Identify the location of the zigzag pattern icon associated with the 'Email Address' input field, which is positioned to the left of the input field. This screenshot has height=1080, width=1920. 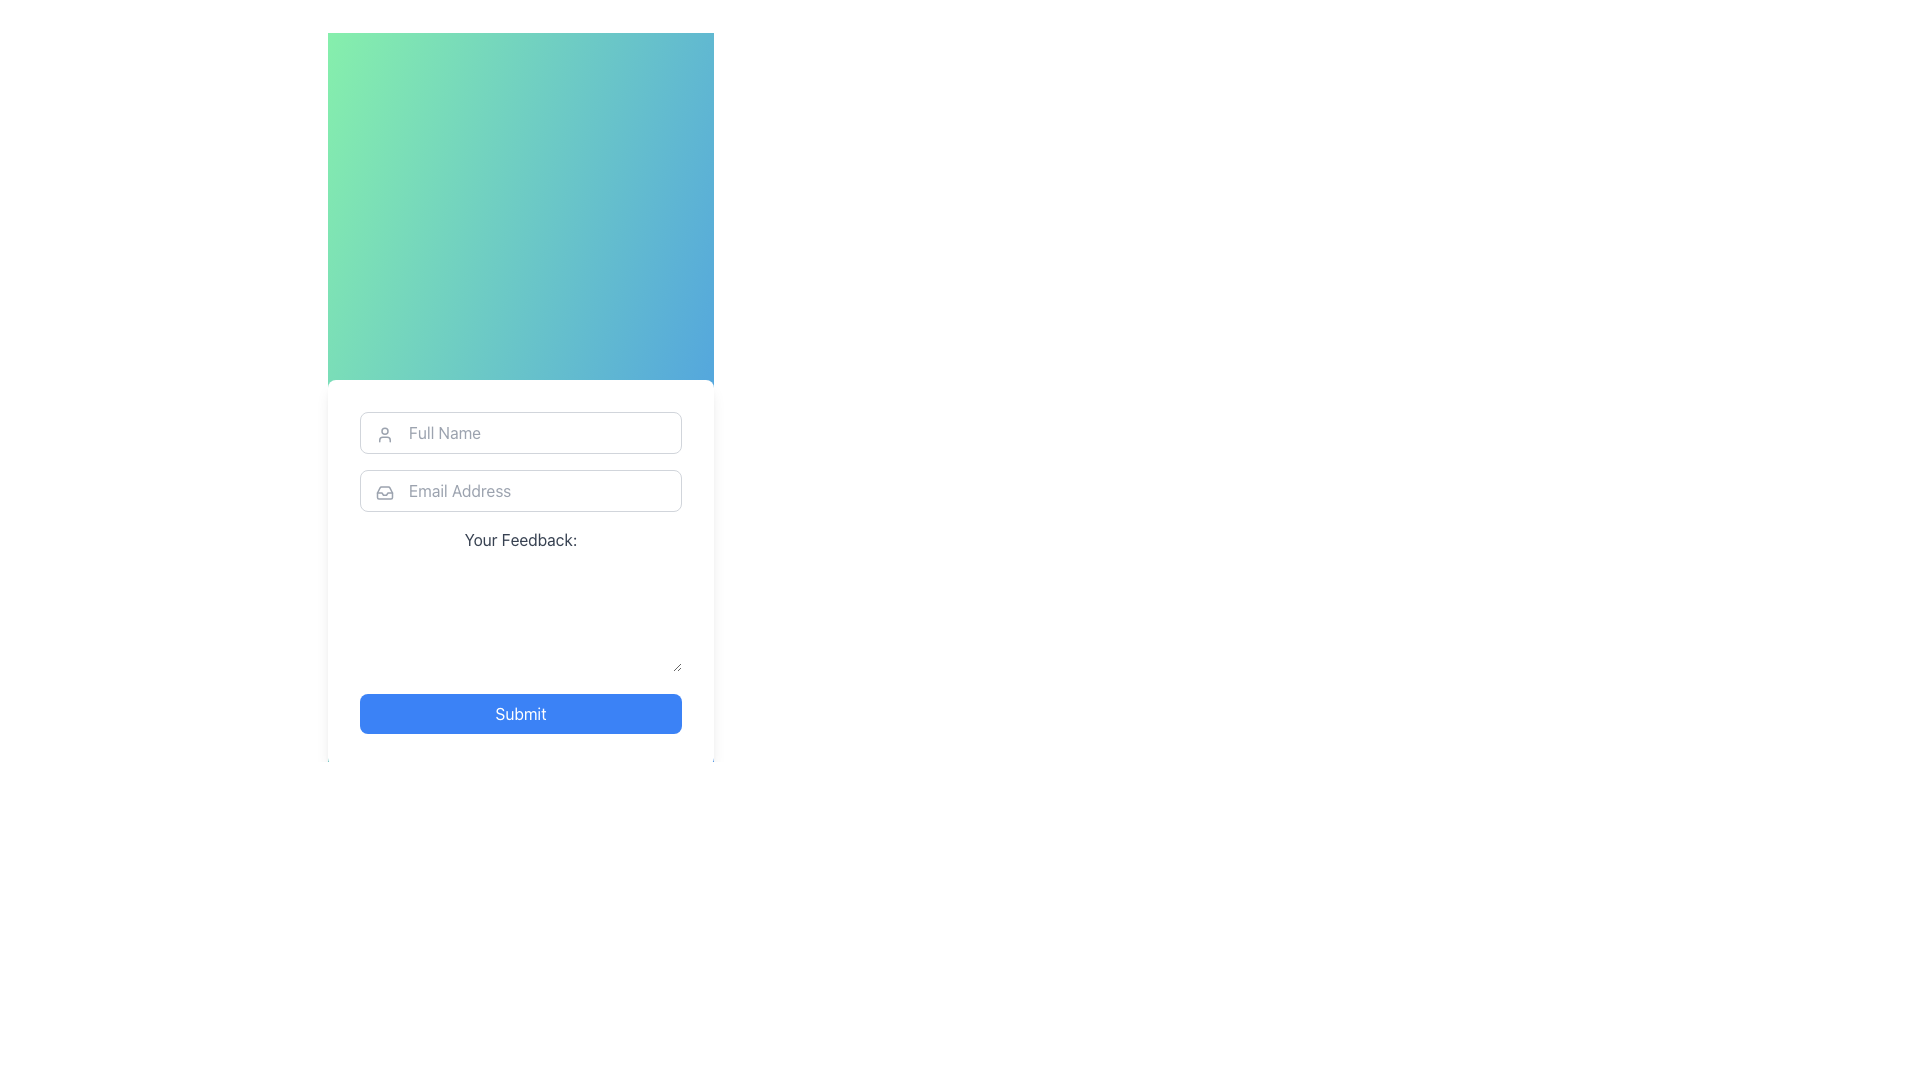
(384, 493).